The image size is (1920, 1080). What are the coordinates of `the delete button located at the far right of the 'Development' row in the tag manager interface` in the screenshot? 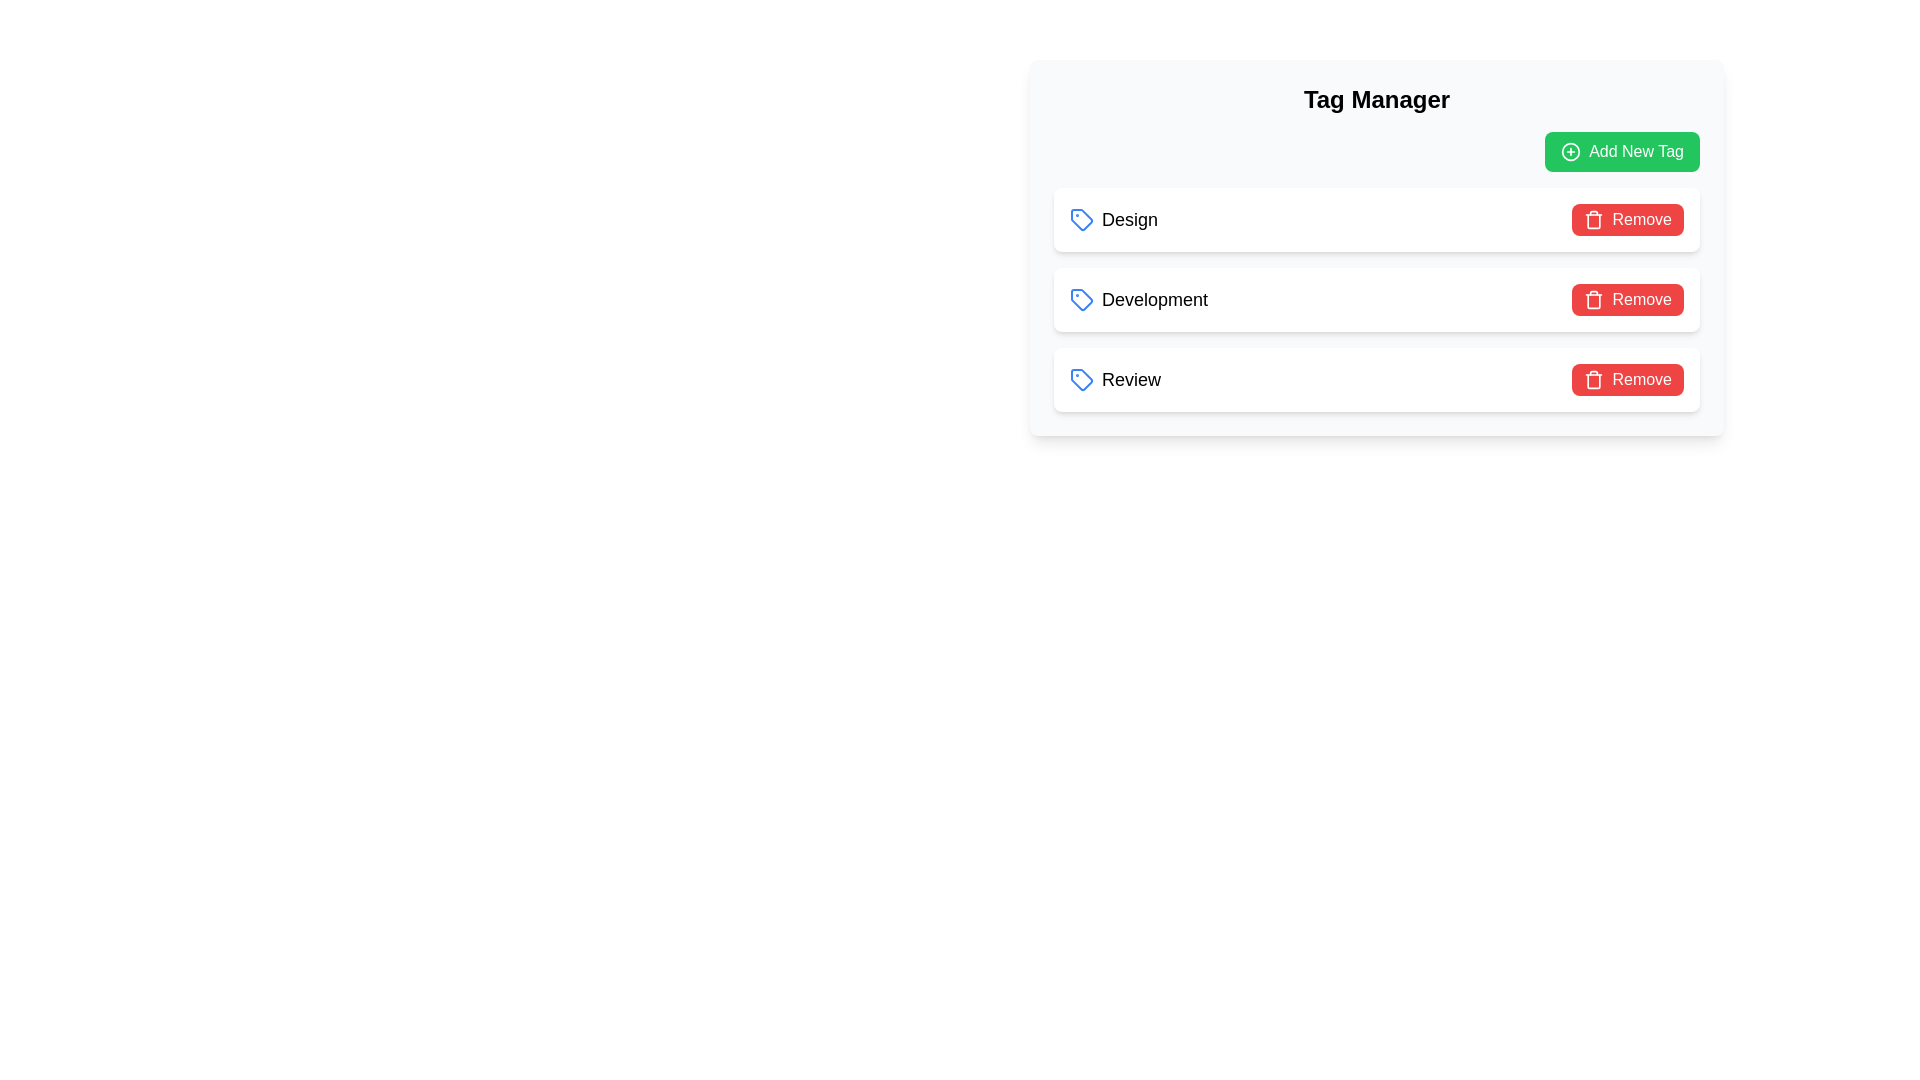 It's located at (1628, 300).